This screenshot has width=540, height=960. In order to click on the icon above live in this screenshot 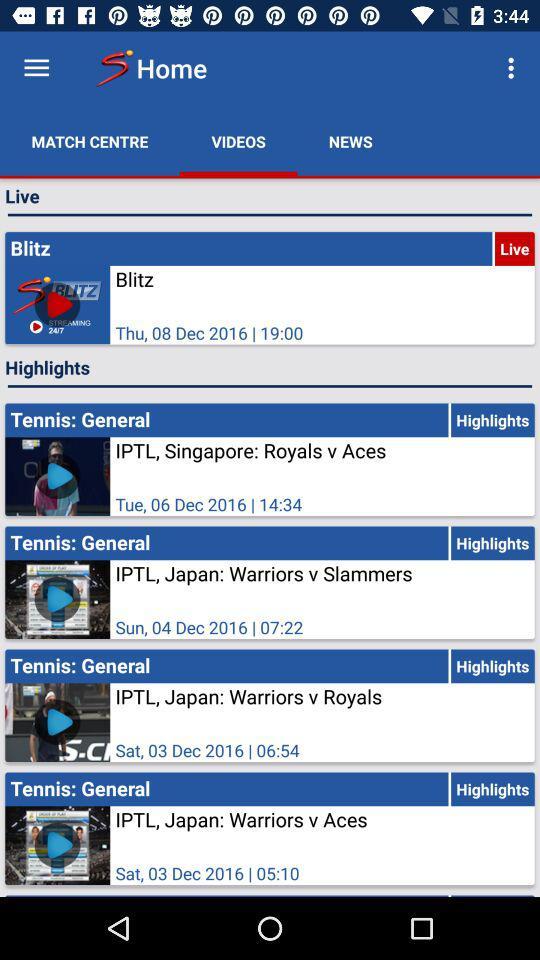, I will do `click(513, 68)`.